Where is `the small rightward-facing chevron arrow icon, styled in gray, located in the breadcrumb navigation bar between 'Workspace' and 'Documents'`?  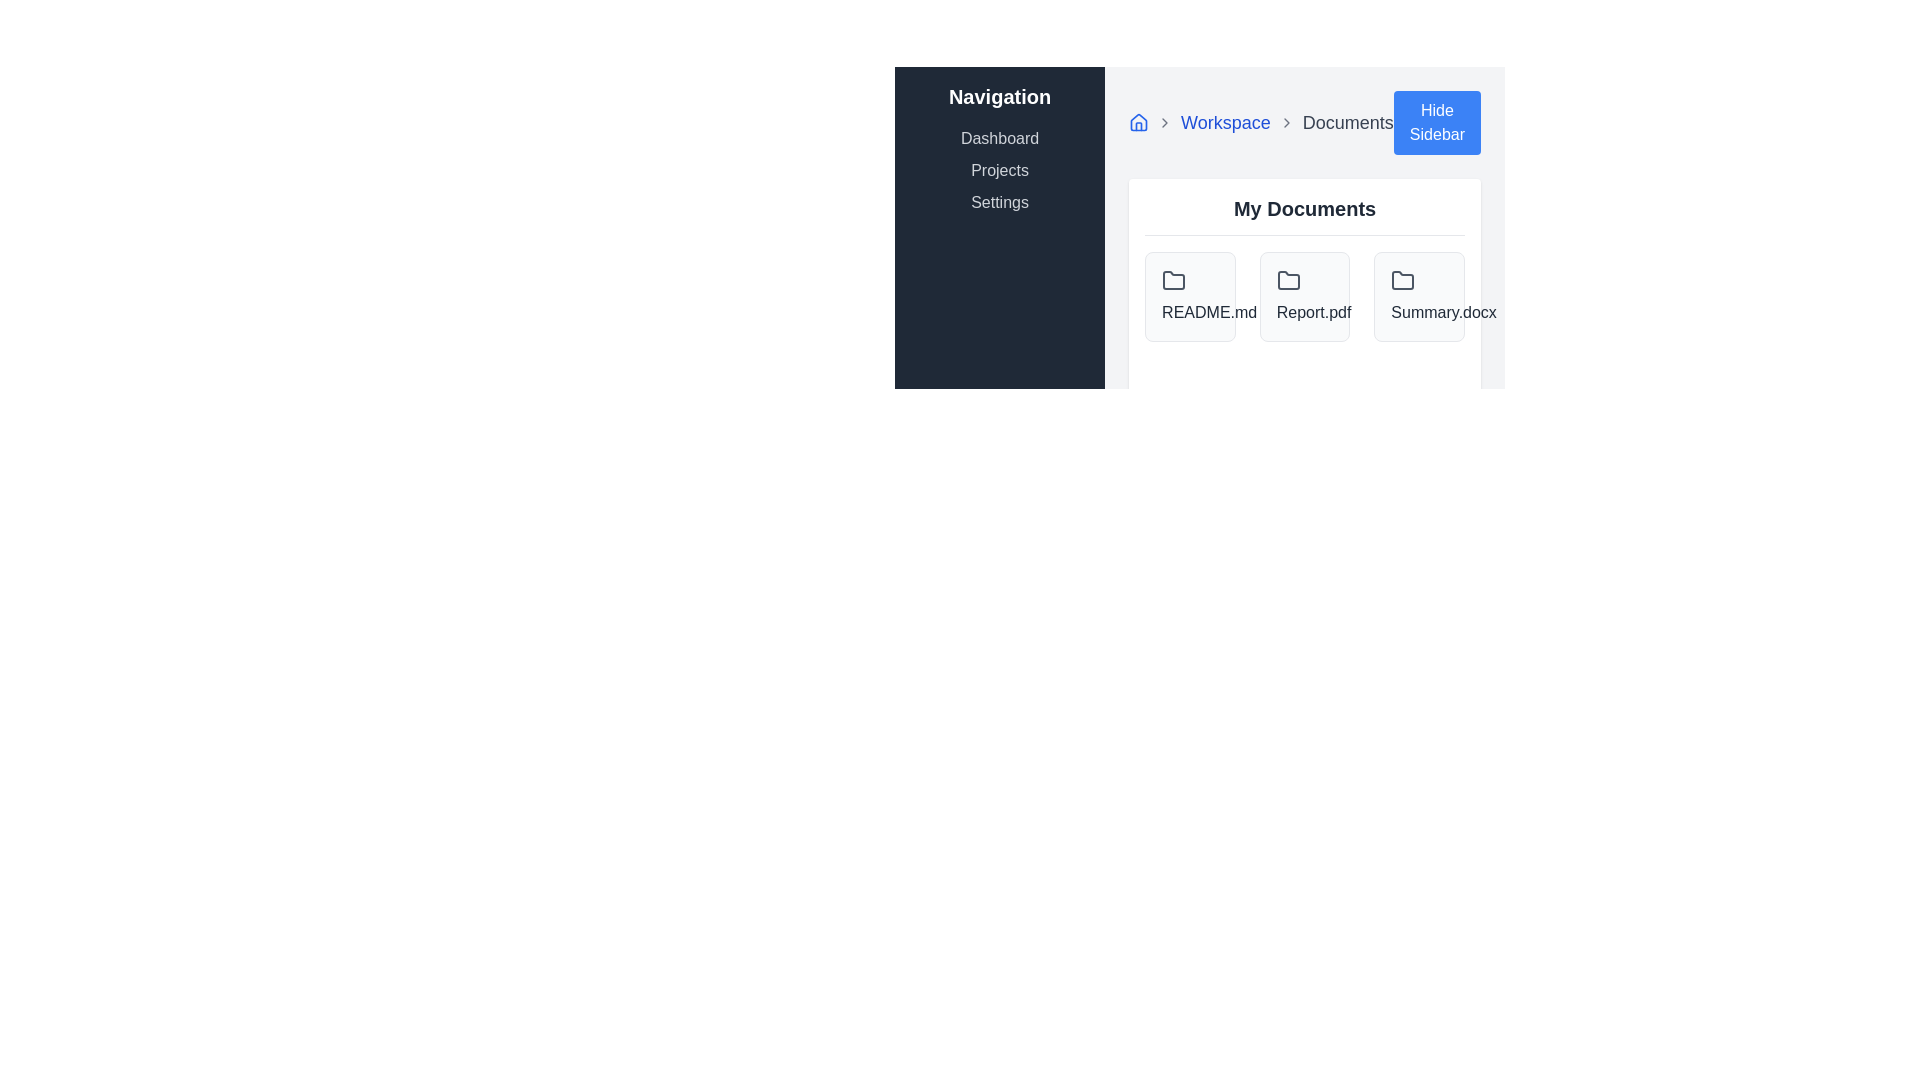
the small rightward-facing chevron arrow icon, styled in gray, located in the breadcrumb navigation bar between 'Workspace' and 'Documents' is located at coordinates (1286, 123).